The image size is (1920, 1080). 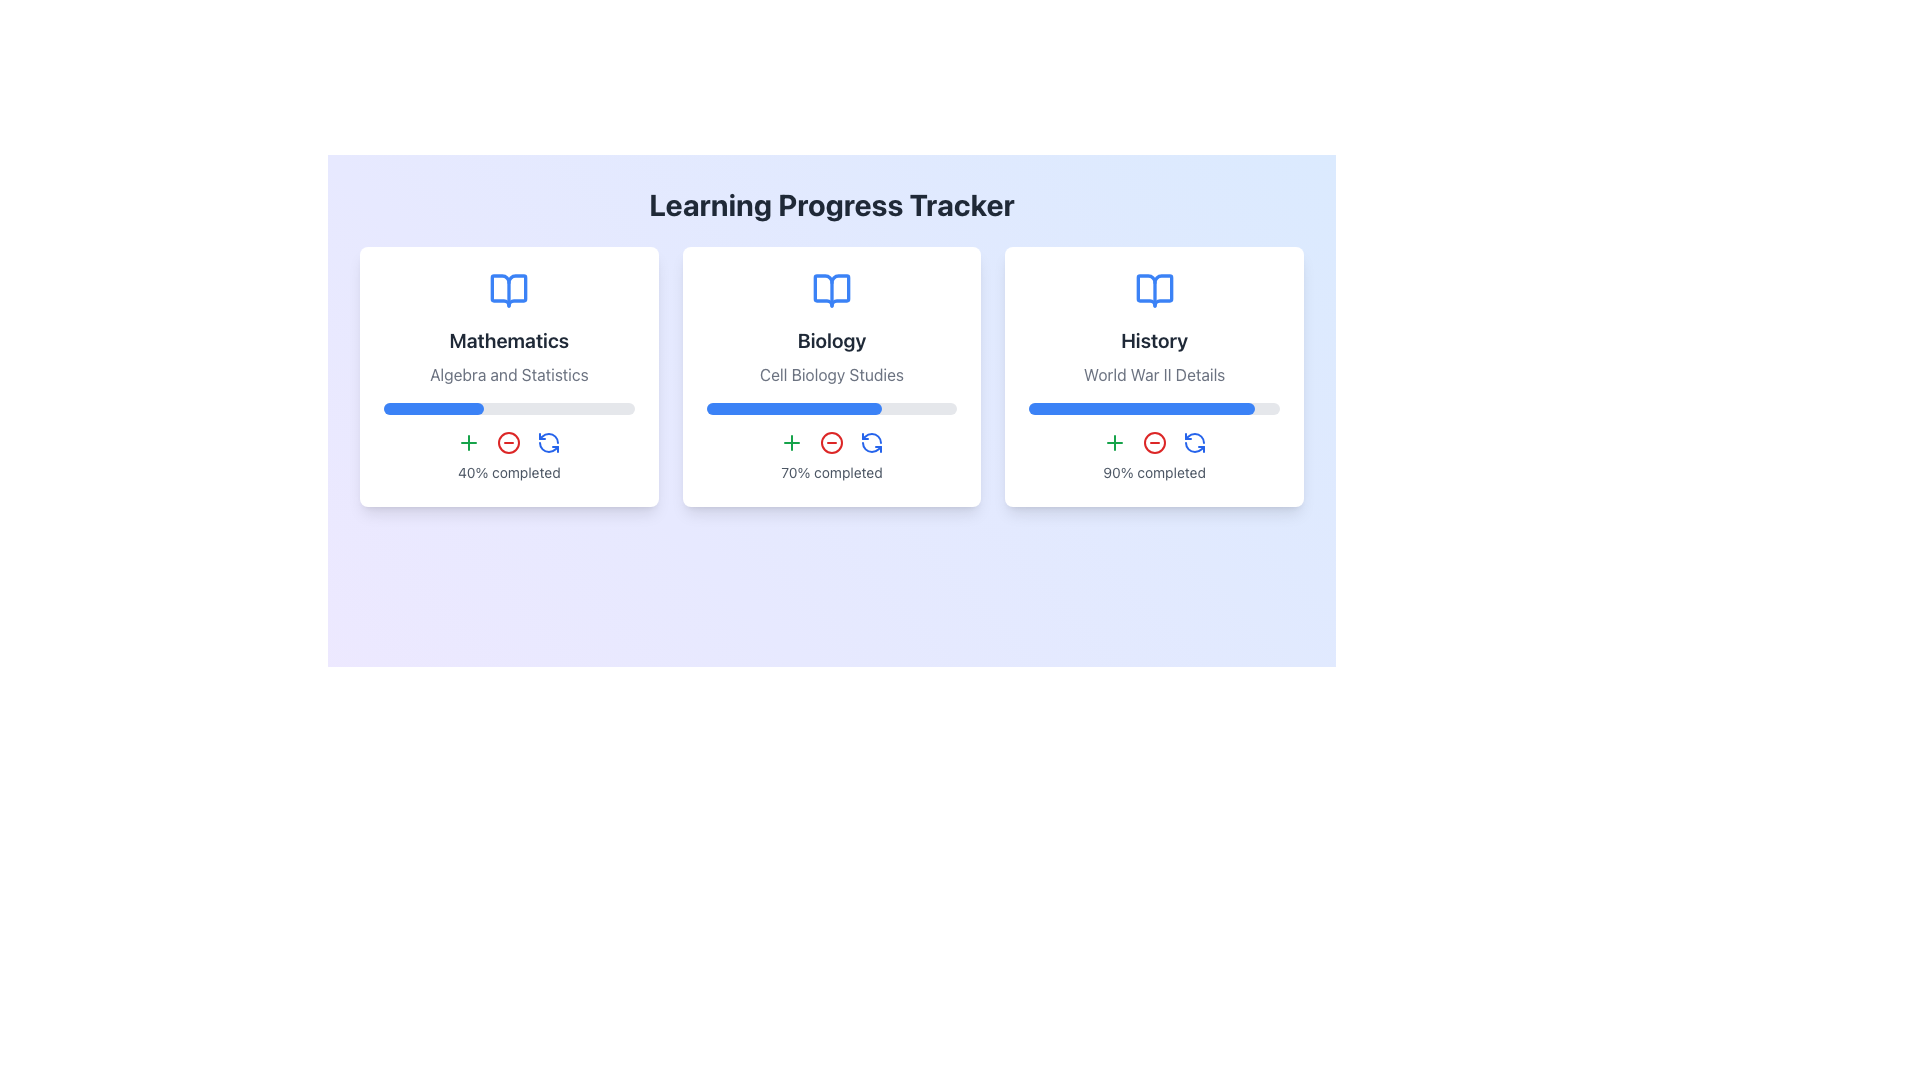 What do you see at coordinates (509, 290) in the screenshot?
I see `the blue open book icon located at the top-center of the 'Mathematics' card, which displays the title 'Mathematics' and subtitle 'Algebra and Statistics'` at bounding box center [509, 290].